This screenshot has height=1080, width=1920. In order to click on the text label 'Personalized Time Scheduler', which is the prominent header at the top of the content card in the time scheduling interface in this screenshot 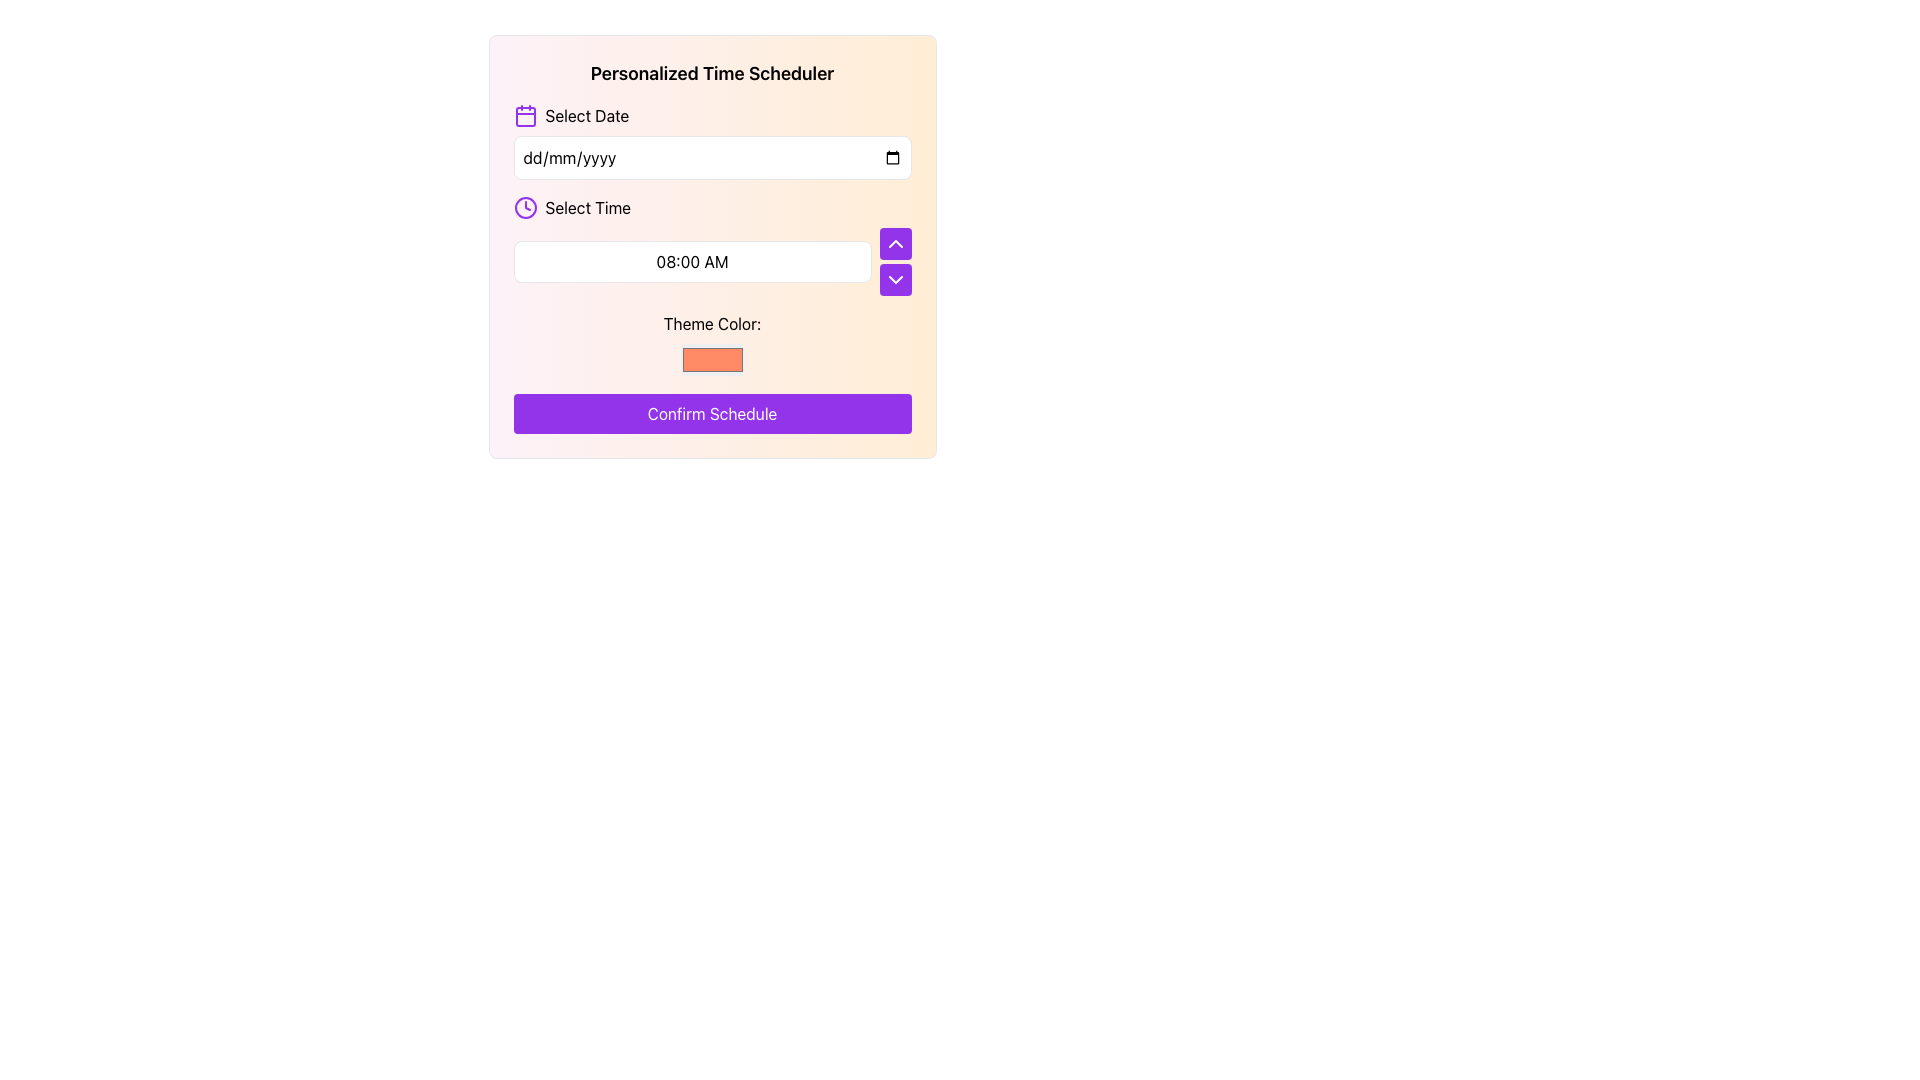, I will do `click(712, 72)`.